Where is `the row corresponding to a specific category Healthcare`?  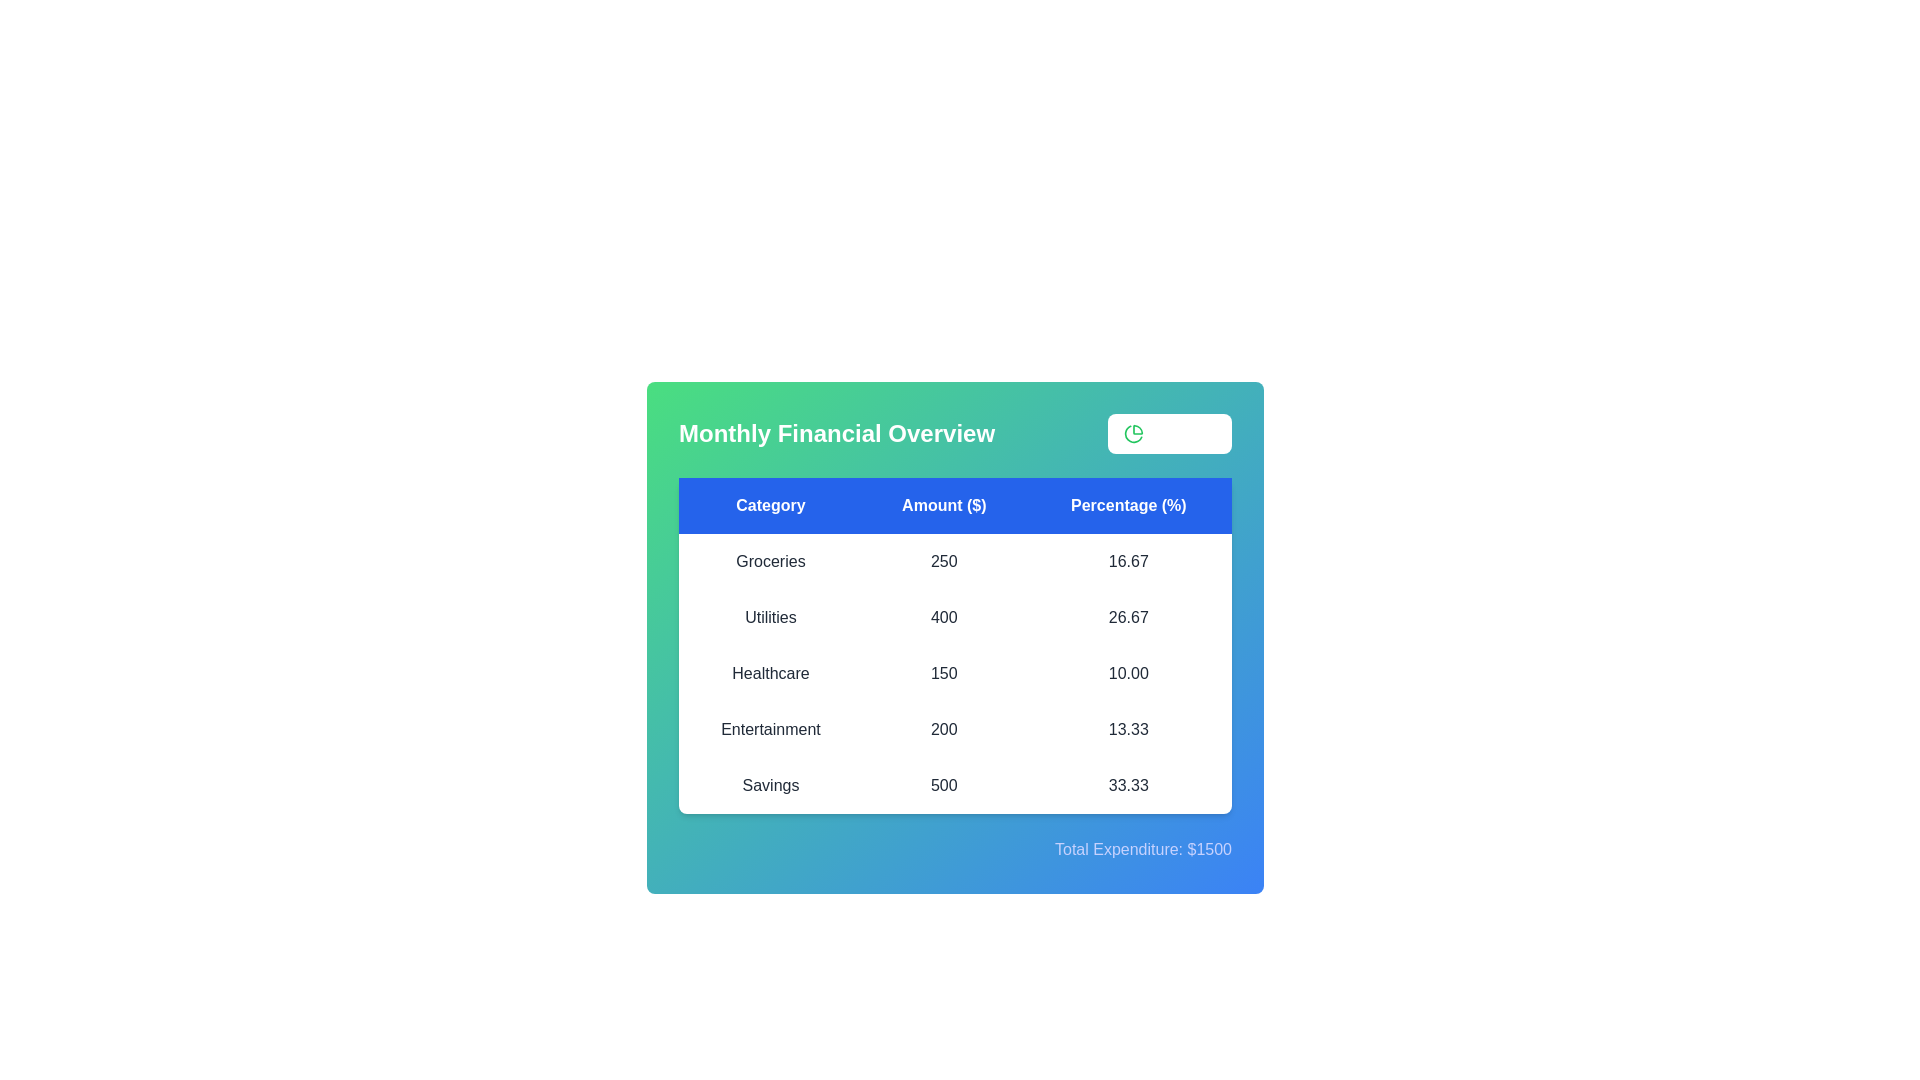 the row corresponding to a specific category Healthcare is located at coordinates (770, 674).